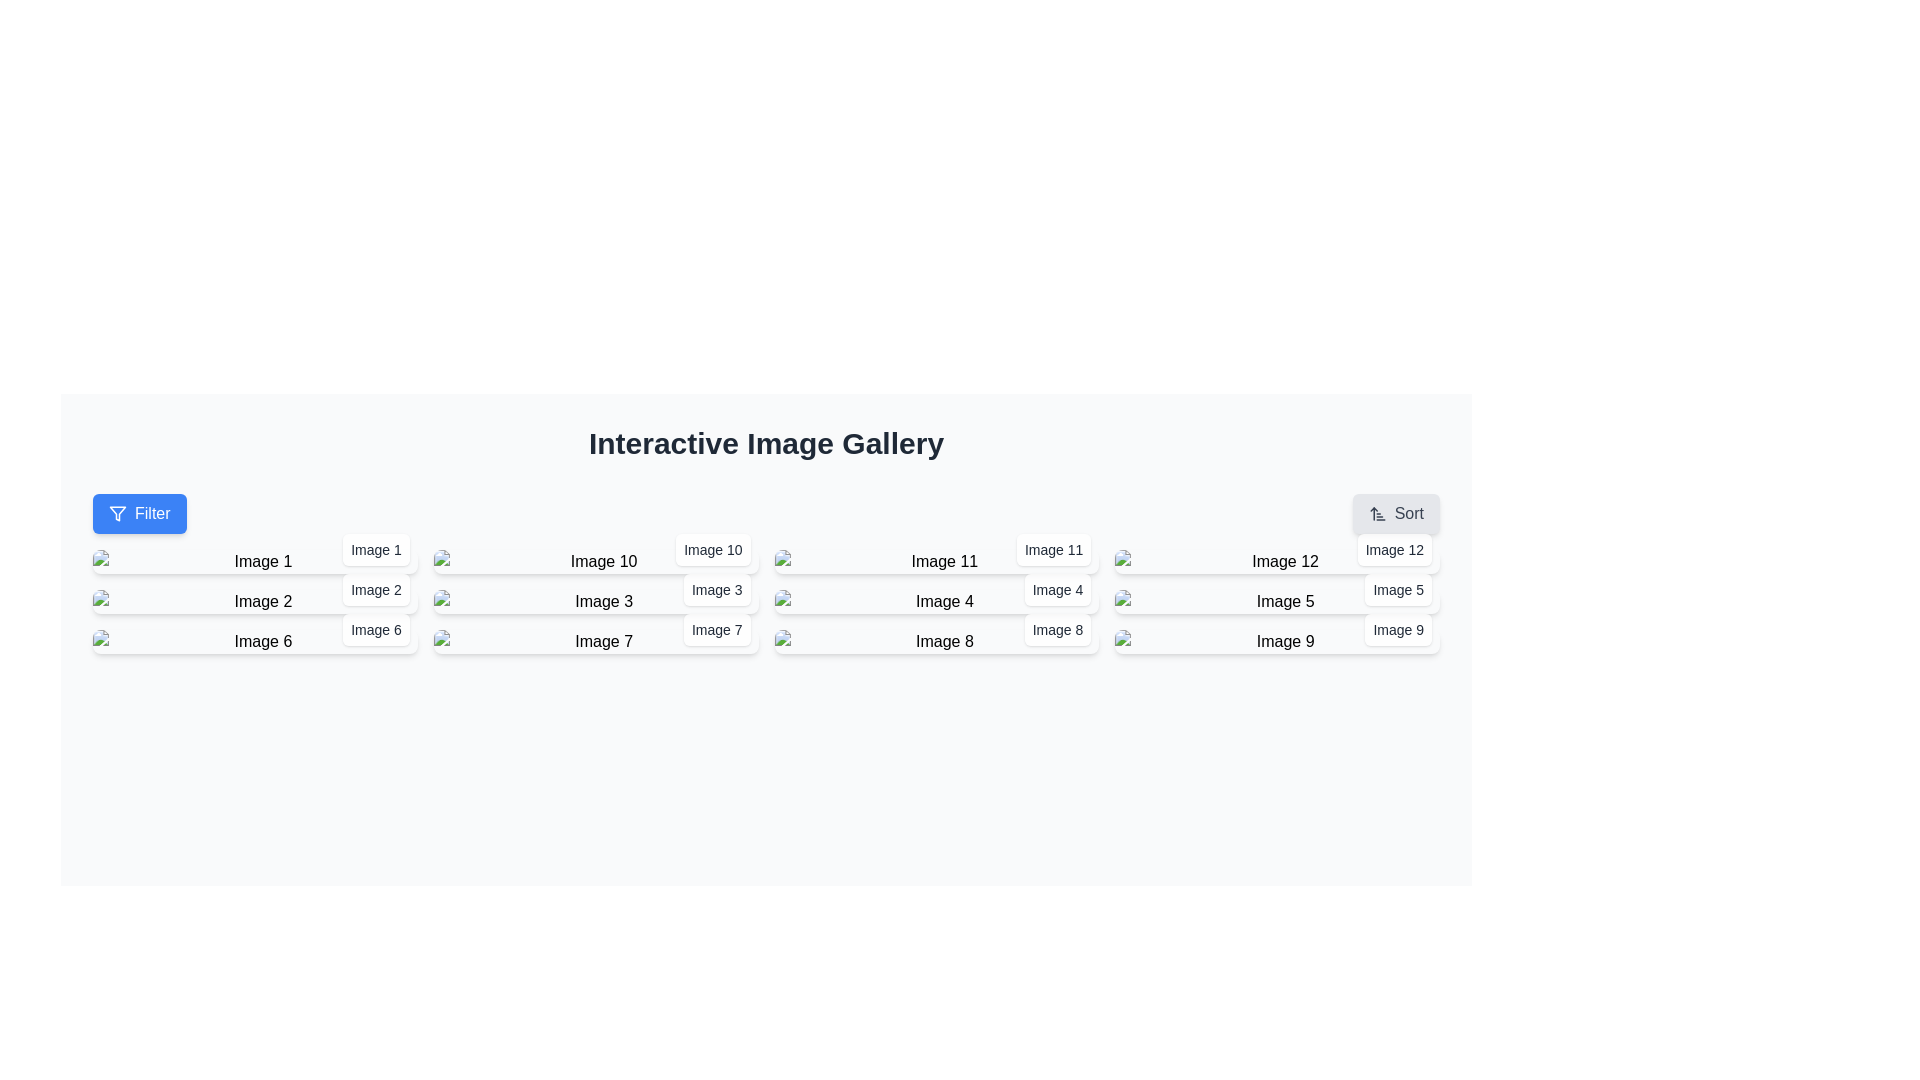  What do you see at coordinates (1397, 589) in the screenshot?
I see `the text label element reading 'Image 5', which is a small gray caption located near the bottom-right corner of the Image 5 thumbnail` at bounding box center [1397, 589].